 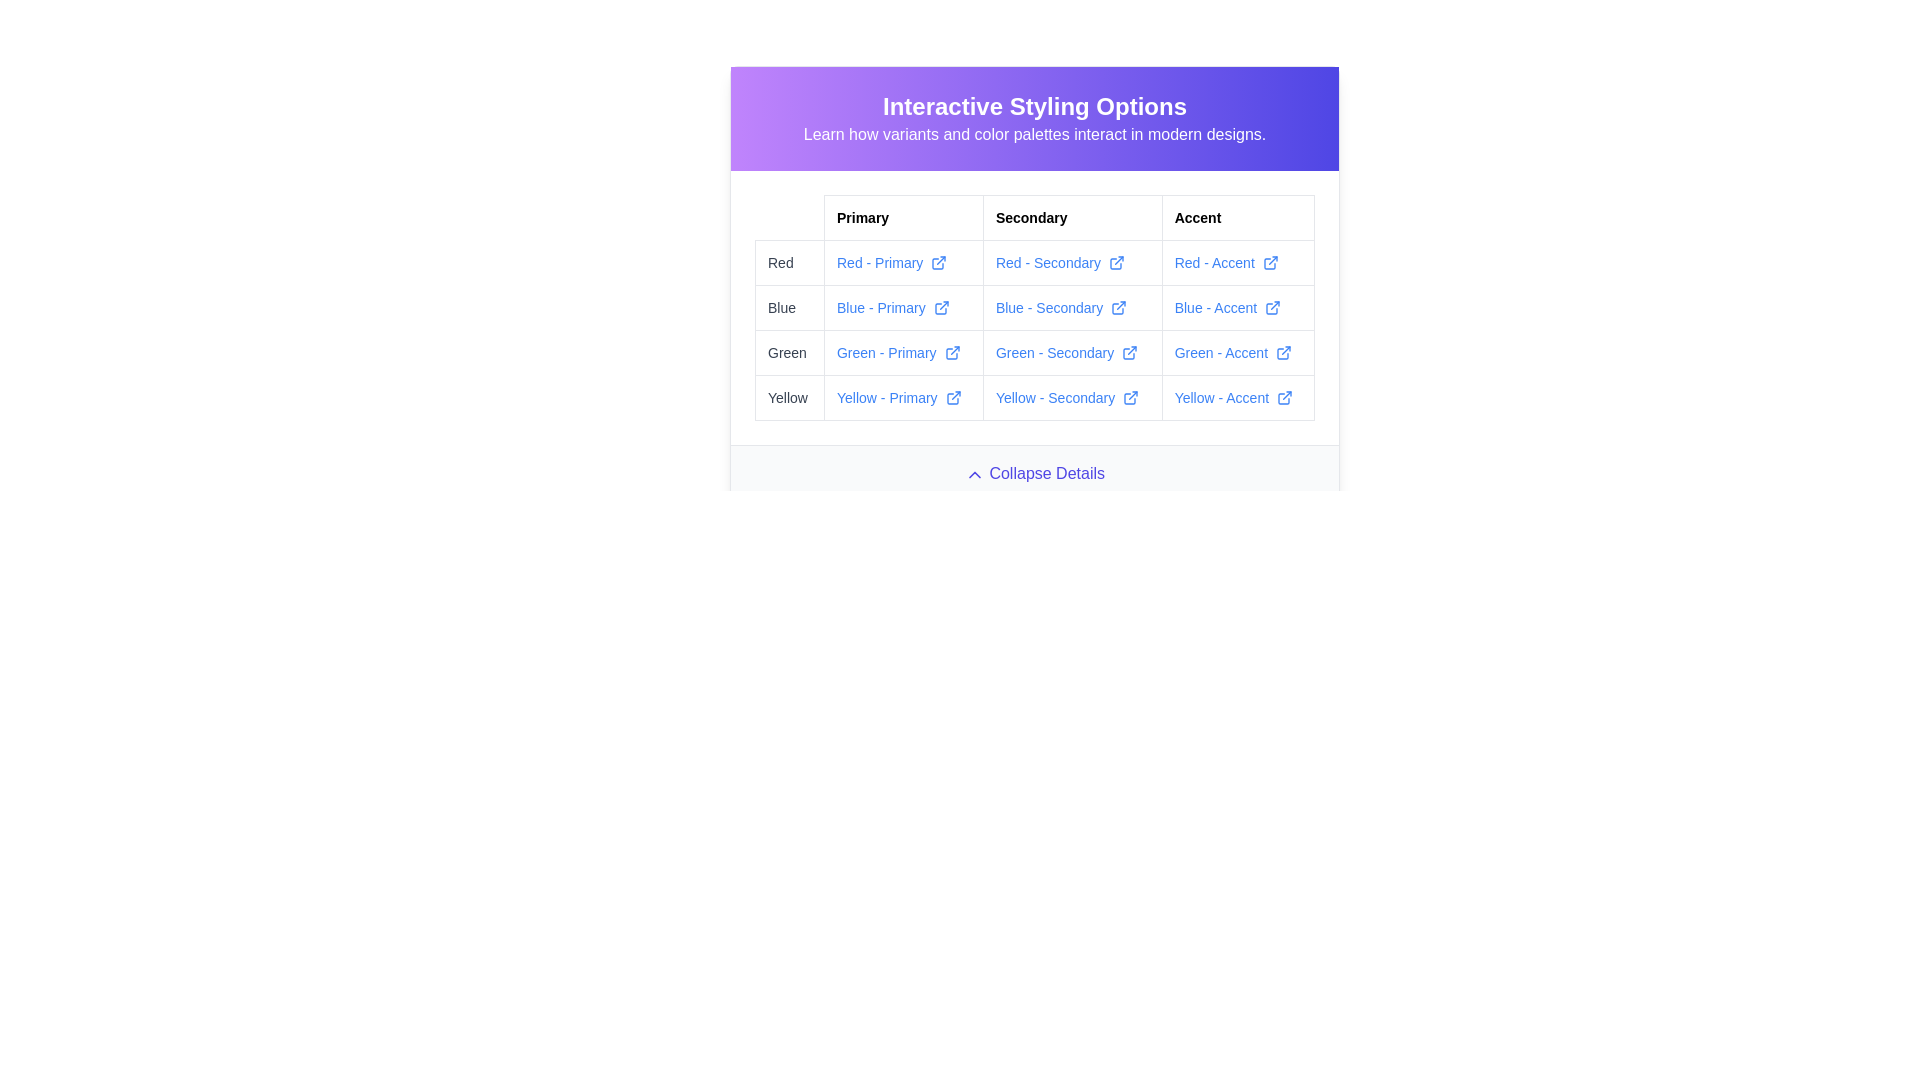 I want to click on the external link icon adjacent to the 'Blue - Primary' text label, so click(x=902, y=308).